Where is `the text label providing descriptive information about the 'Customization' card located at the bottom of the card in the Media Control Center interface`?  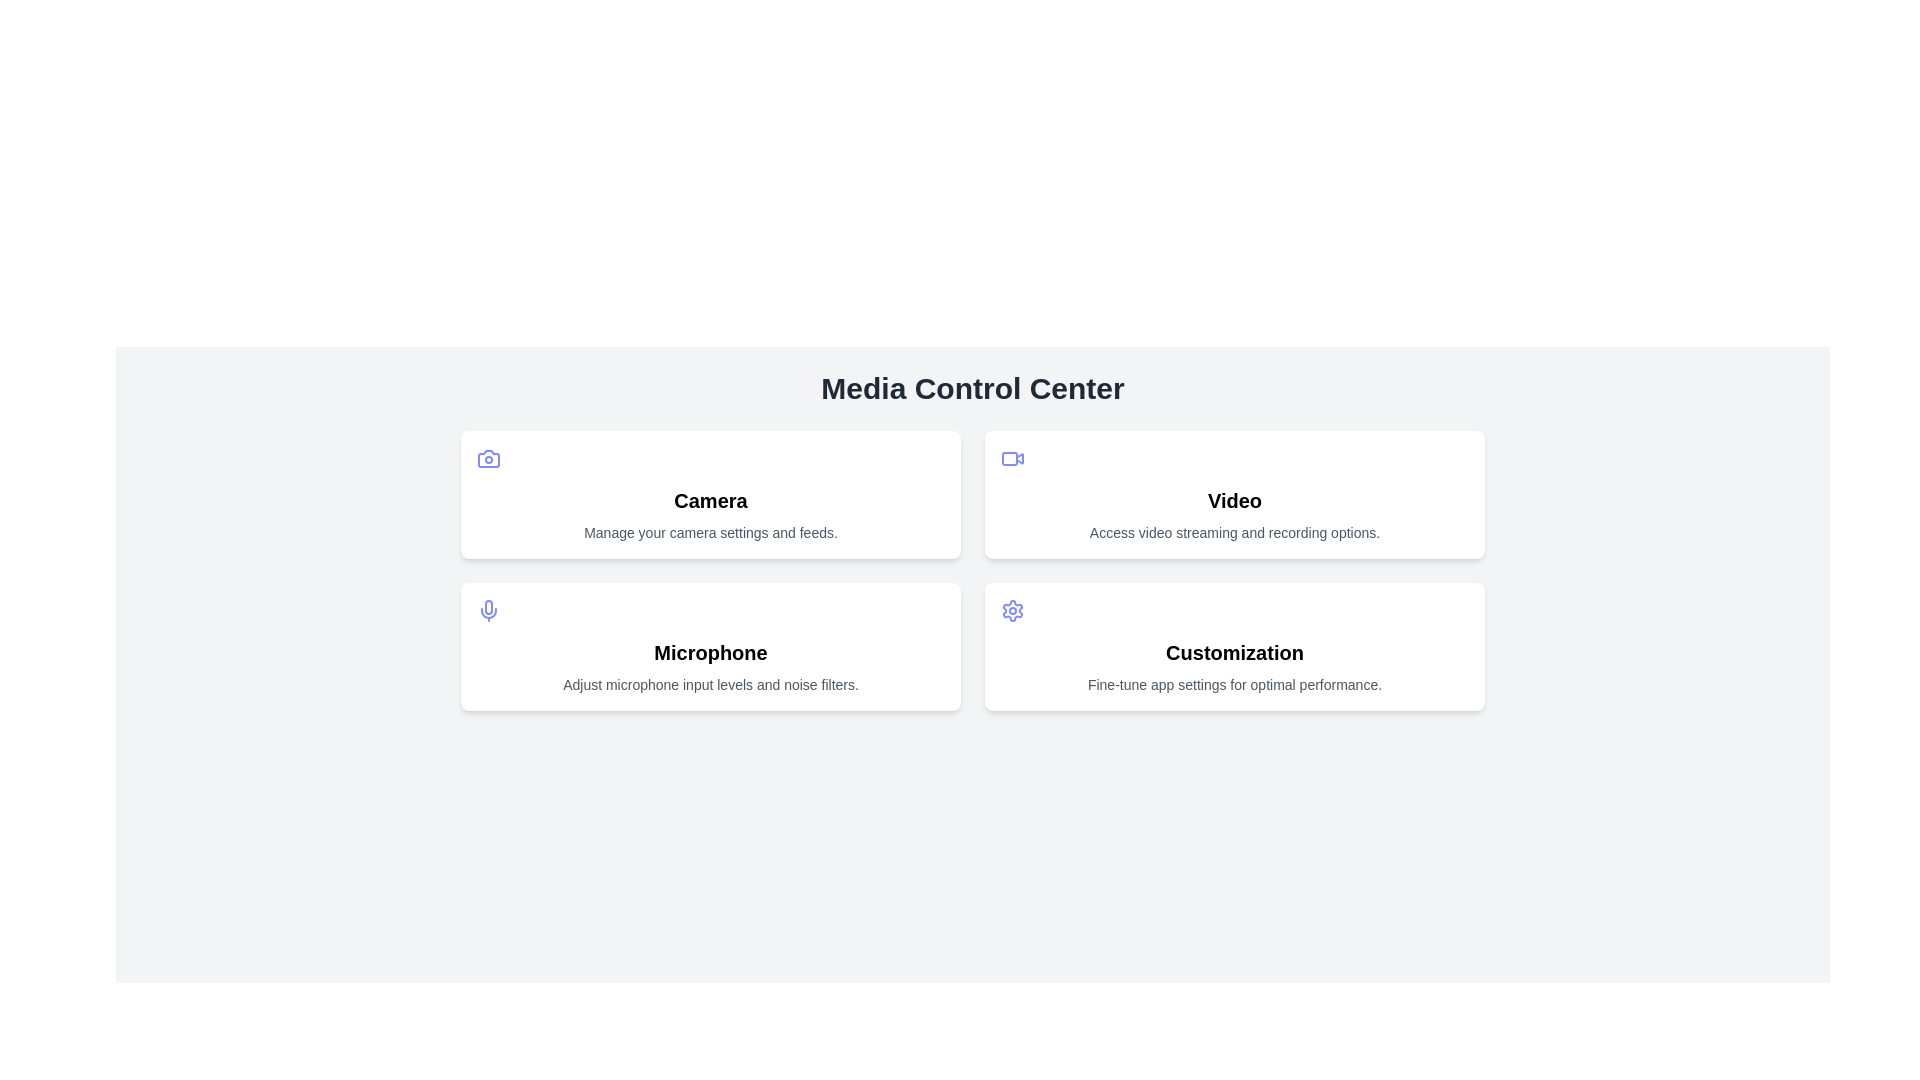 the text label providing descriptive information about the 'Customization' card located at the bottom of the card in the Media Control Center interface is located at coordinates (1233, 684).